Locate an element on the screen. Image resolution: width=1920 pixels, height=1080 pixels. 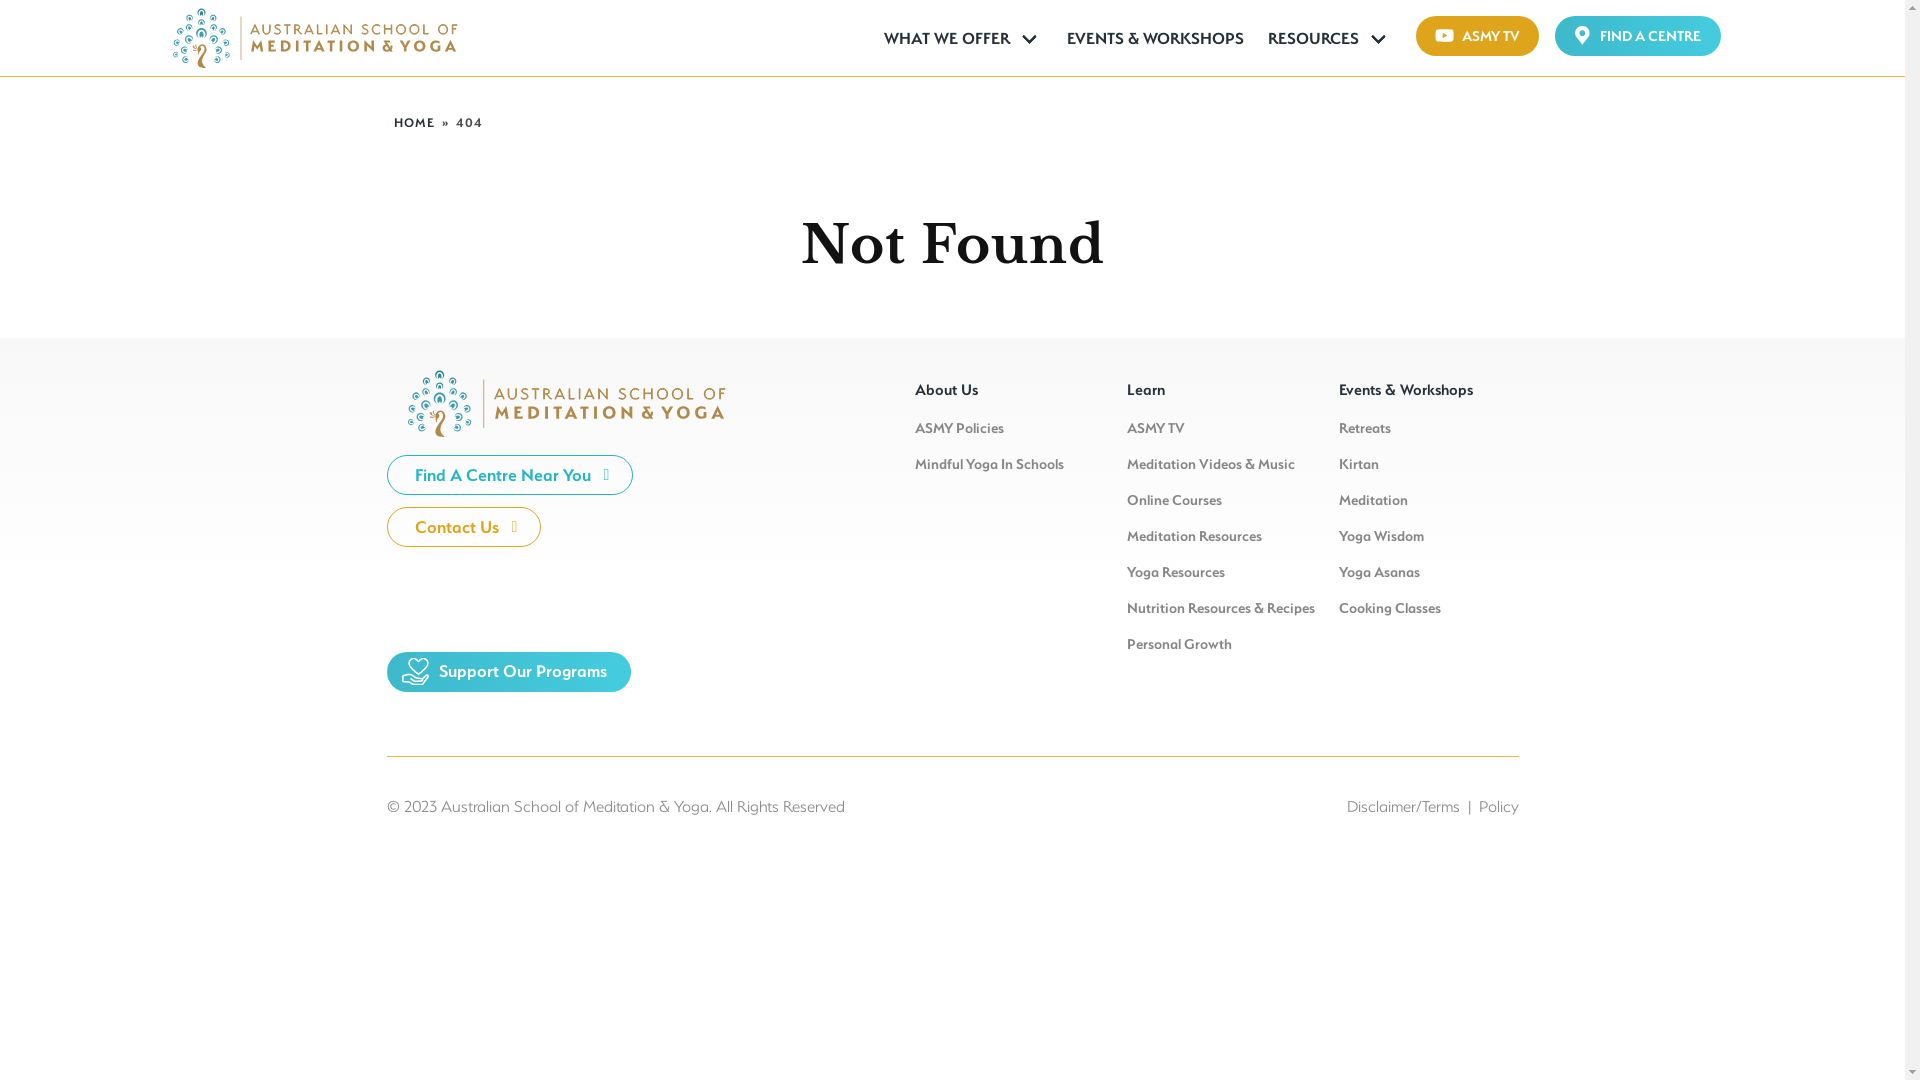
'EVENTS & WORKSHOPS' is located at coordinates (1155, 37).